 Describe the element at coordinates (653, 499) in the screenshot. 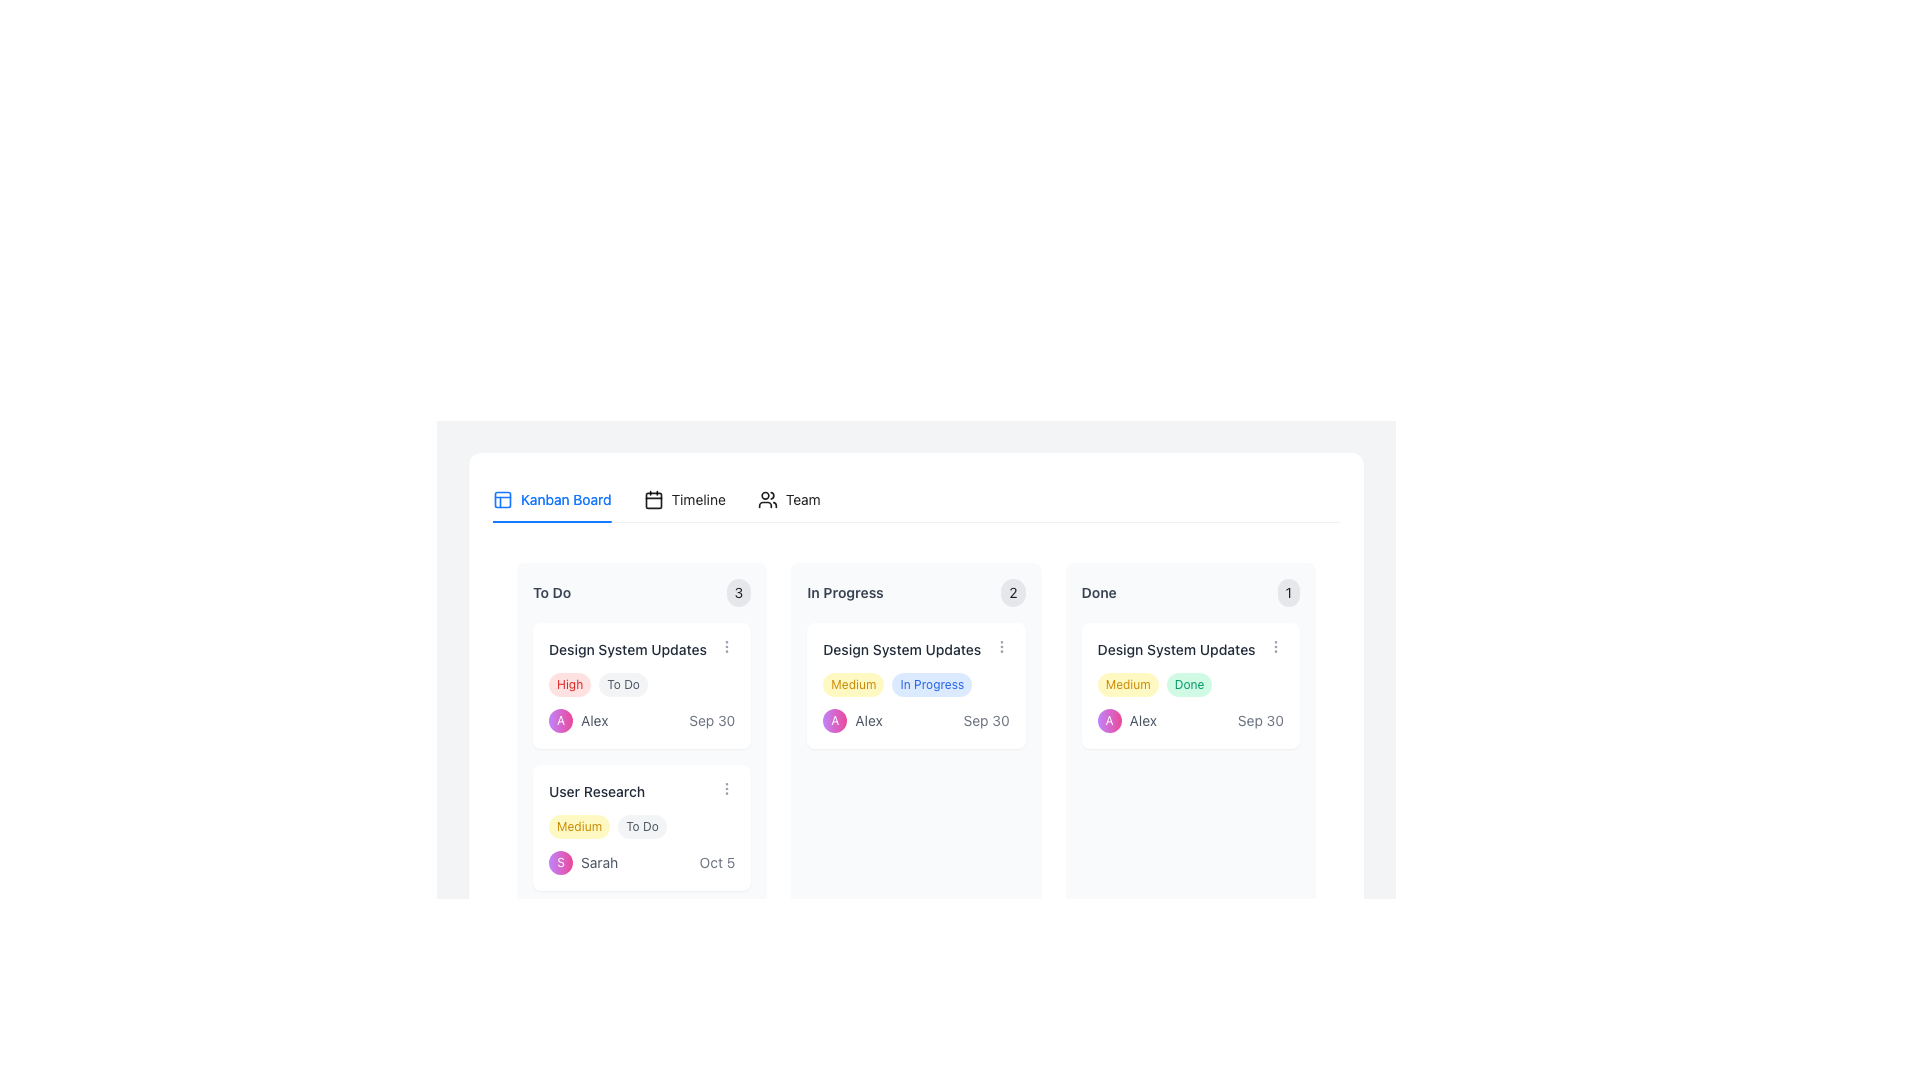

I see `the 'Timeline' icon located in the upper navigation area, which serves as a visual marker for scheduling functionalities` at that location.